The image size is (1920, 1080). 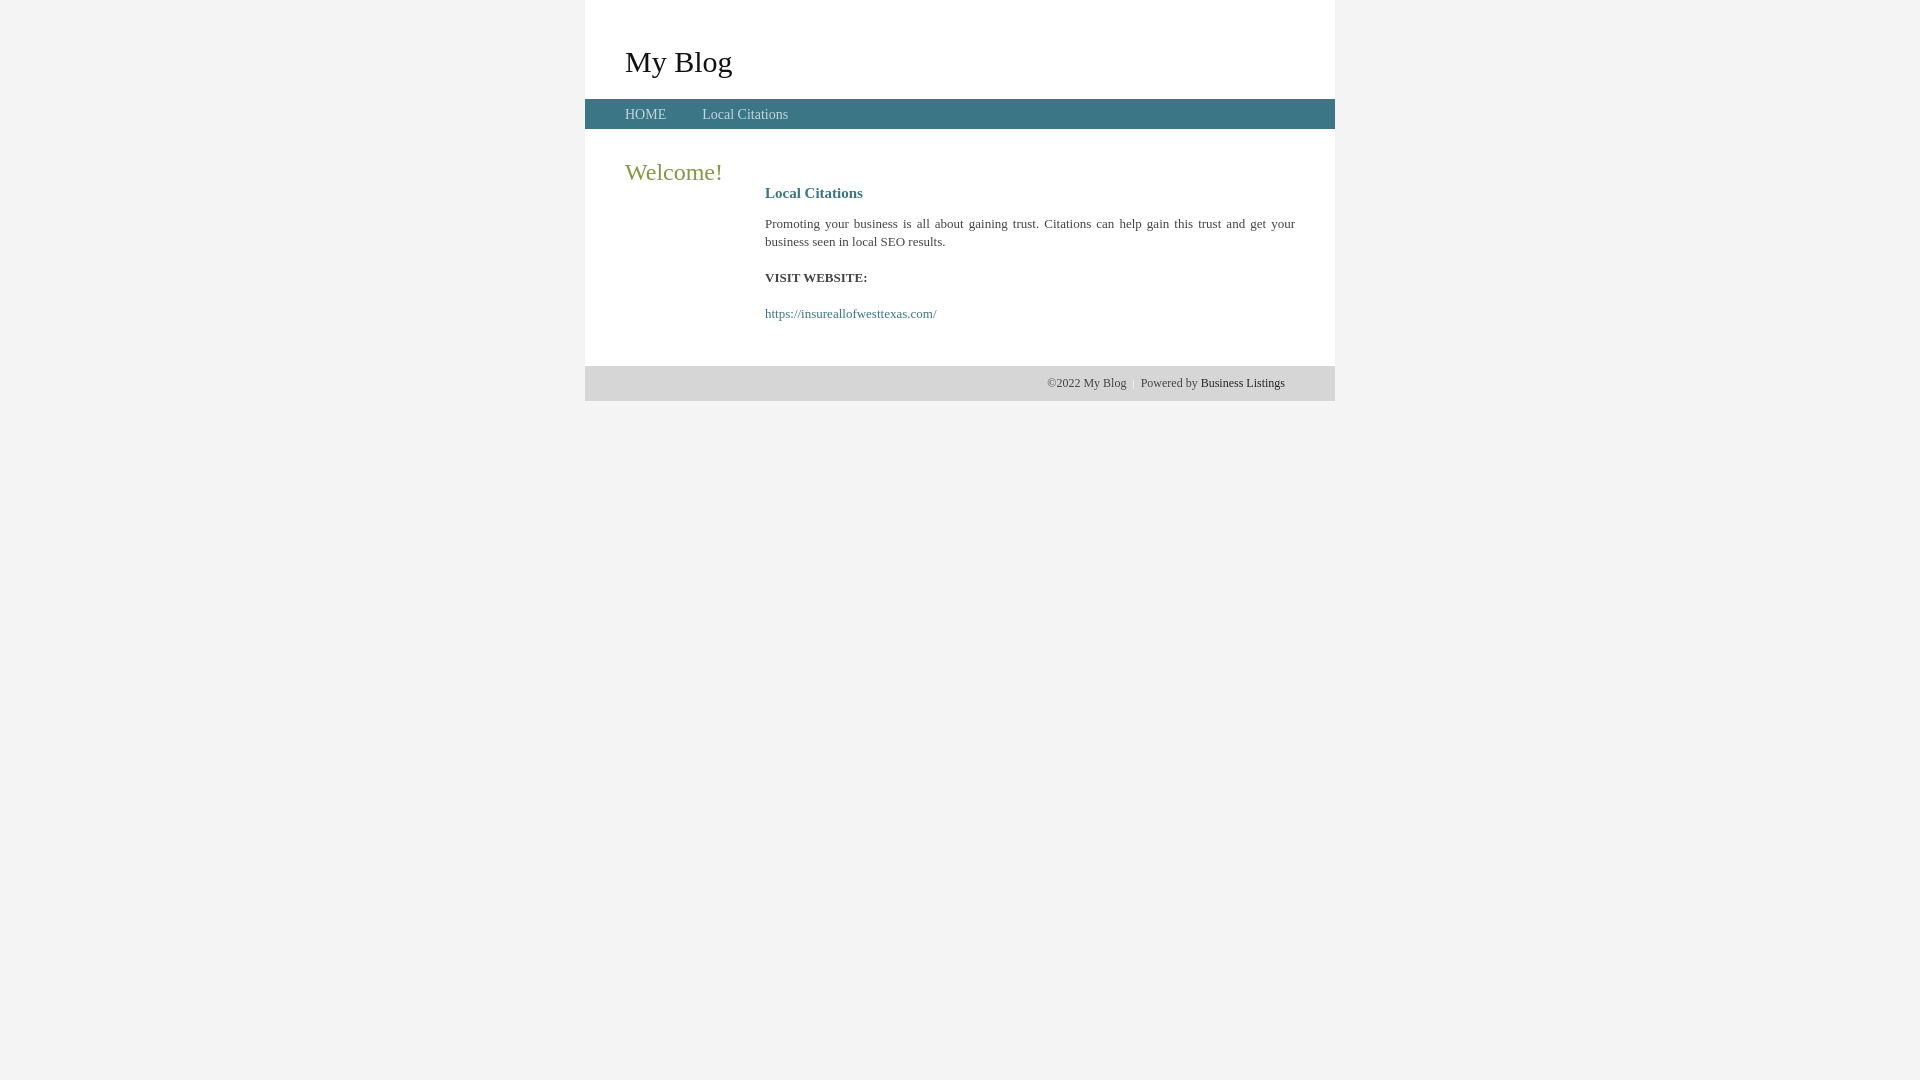 What do you see at coordinates (678, 60) in the screenshot?
I see `'My Blog'` at bounding box center [678, 60].